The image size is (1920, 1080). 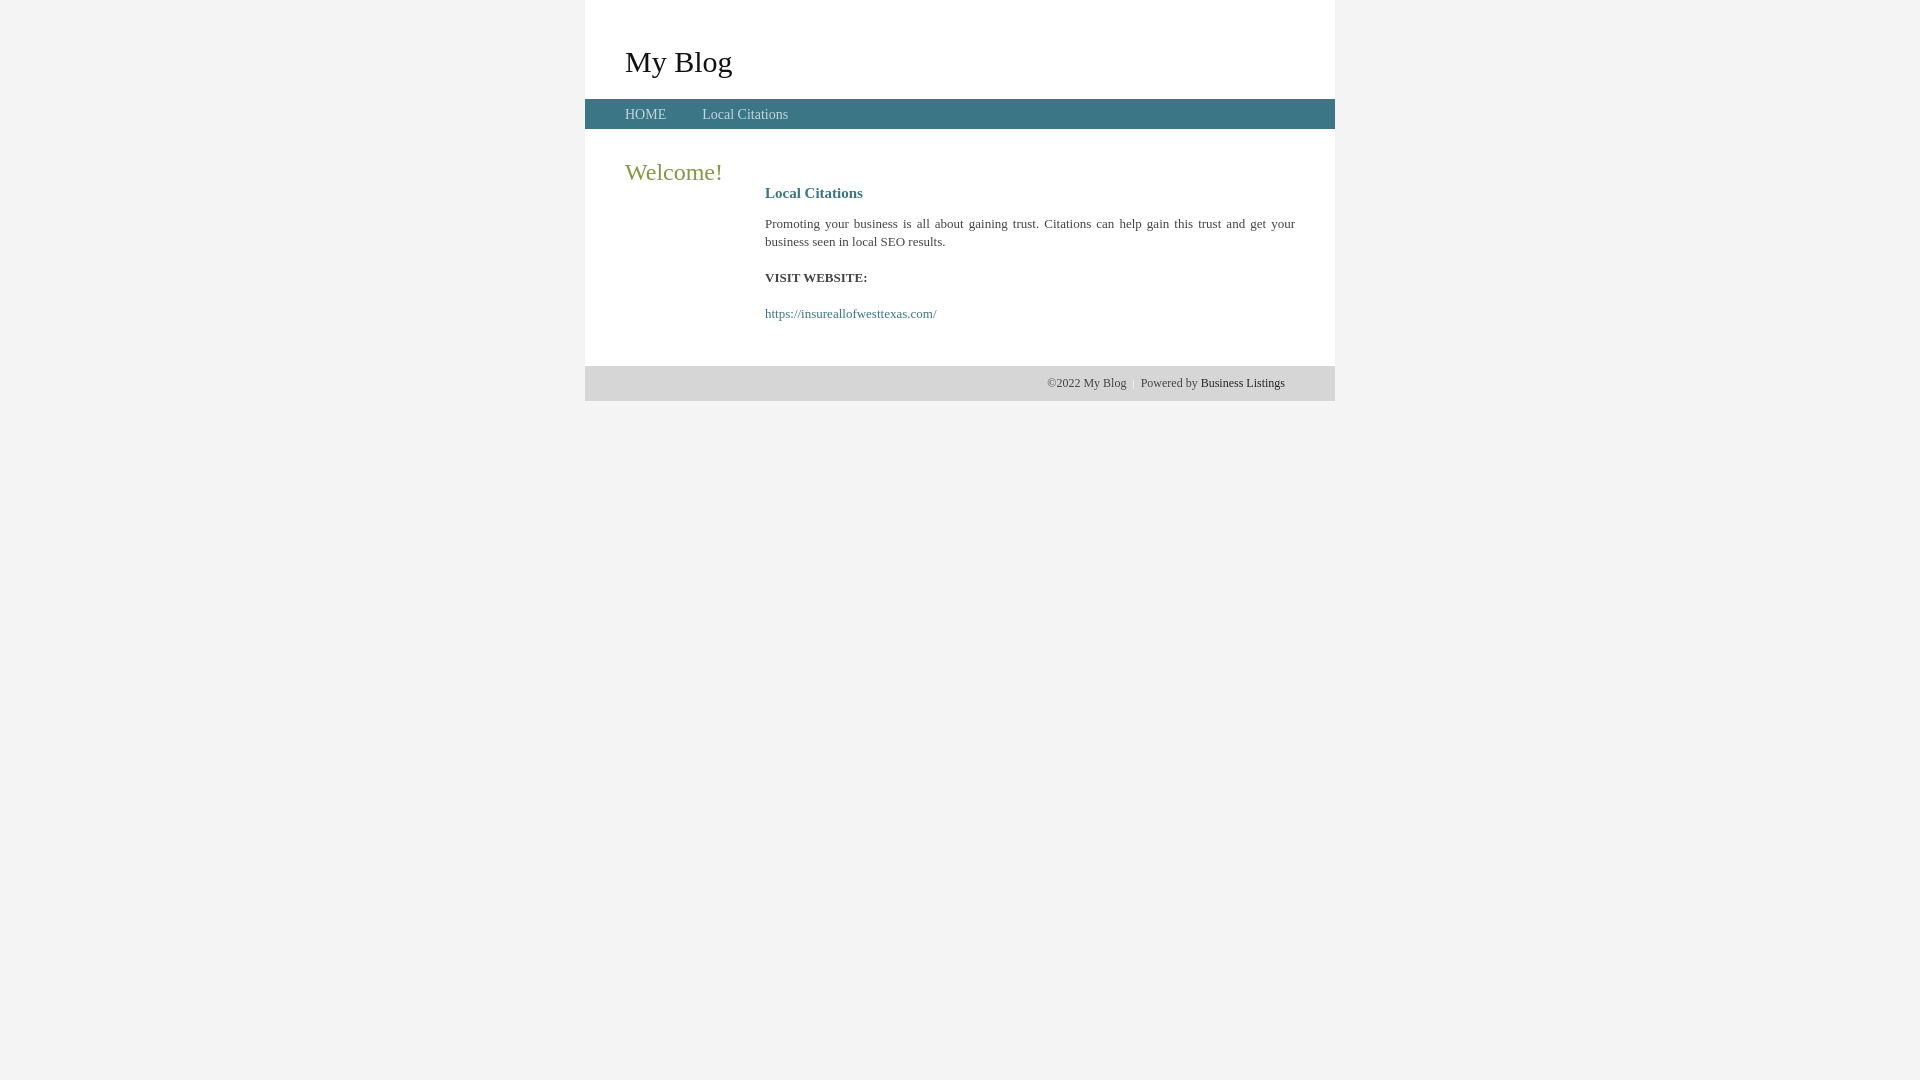 What do you see at coordinates (678, 60) in the screenshot?
I see `'My Blog'` at bounding box center [678, 60].